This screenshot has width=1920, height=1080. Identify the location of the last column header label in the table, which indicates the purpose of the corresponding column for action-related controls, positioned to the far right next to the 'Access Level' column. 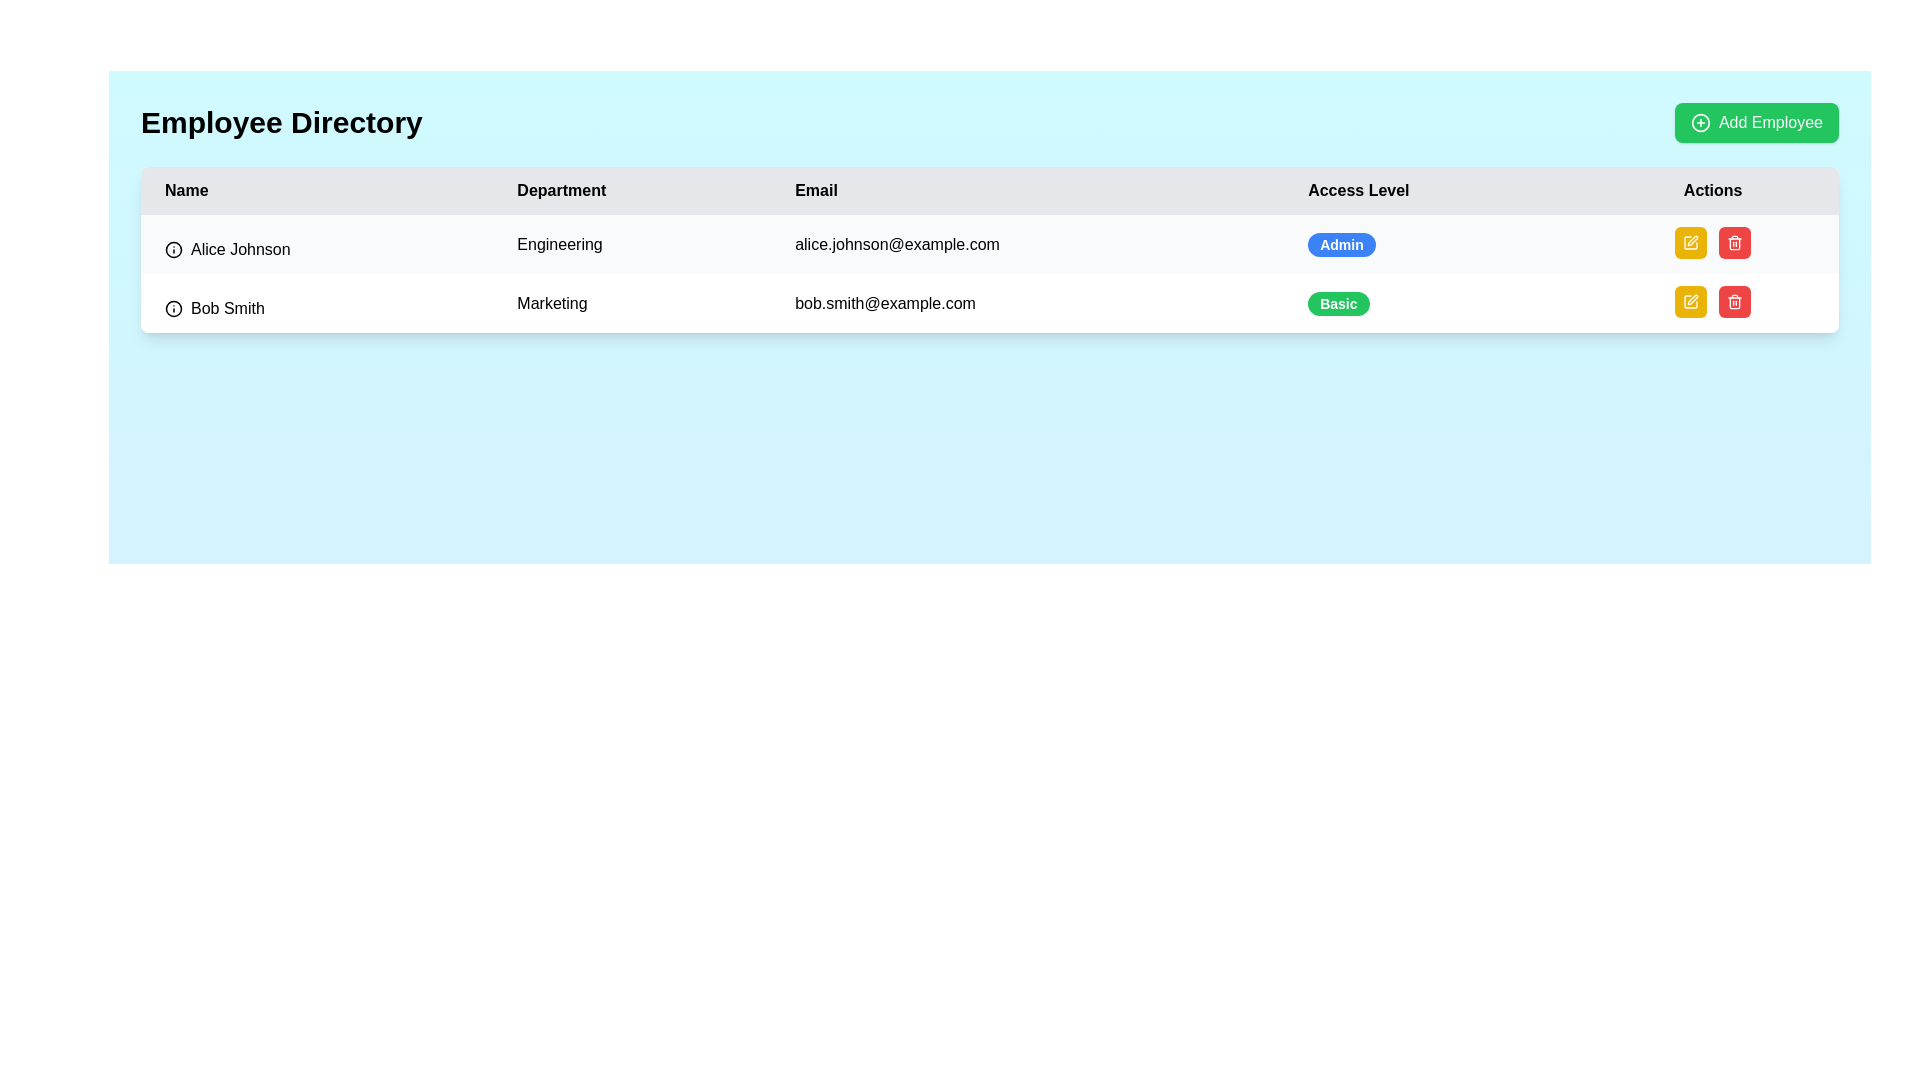
(1712, 191).